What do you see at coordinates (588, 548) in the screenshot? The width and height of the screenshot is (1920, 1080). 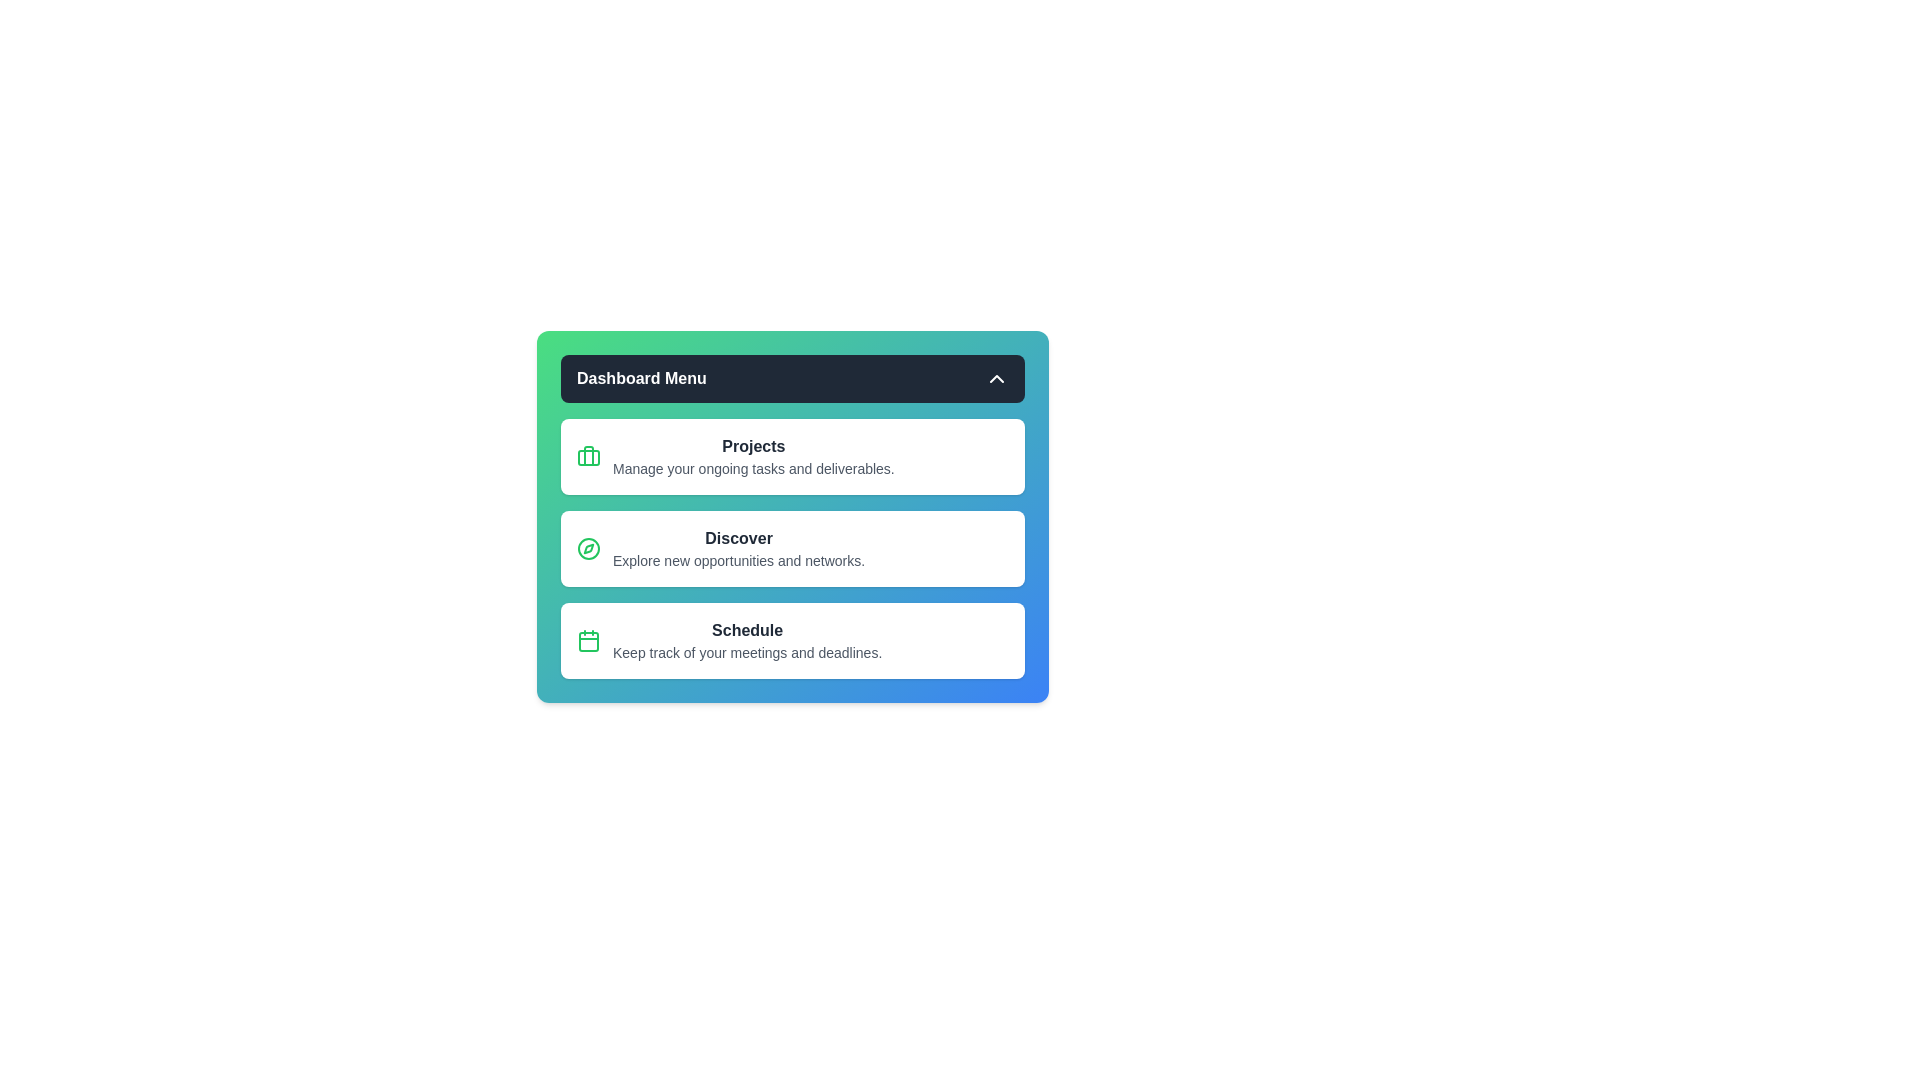 I see `the icon of the menu item corresponding to Discover` at bounding box center [588, 548].